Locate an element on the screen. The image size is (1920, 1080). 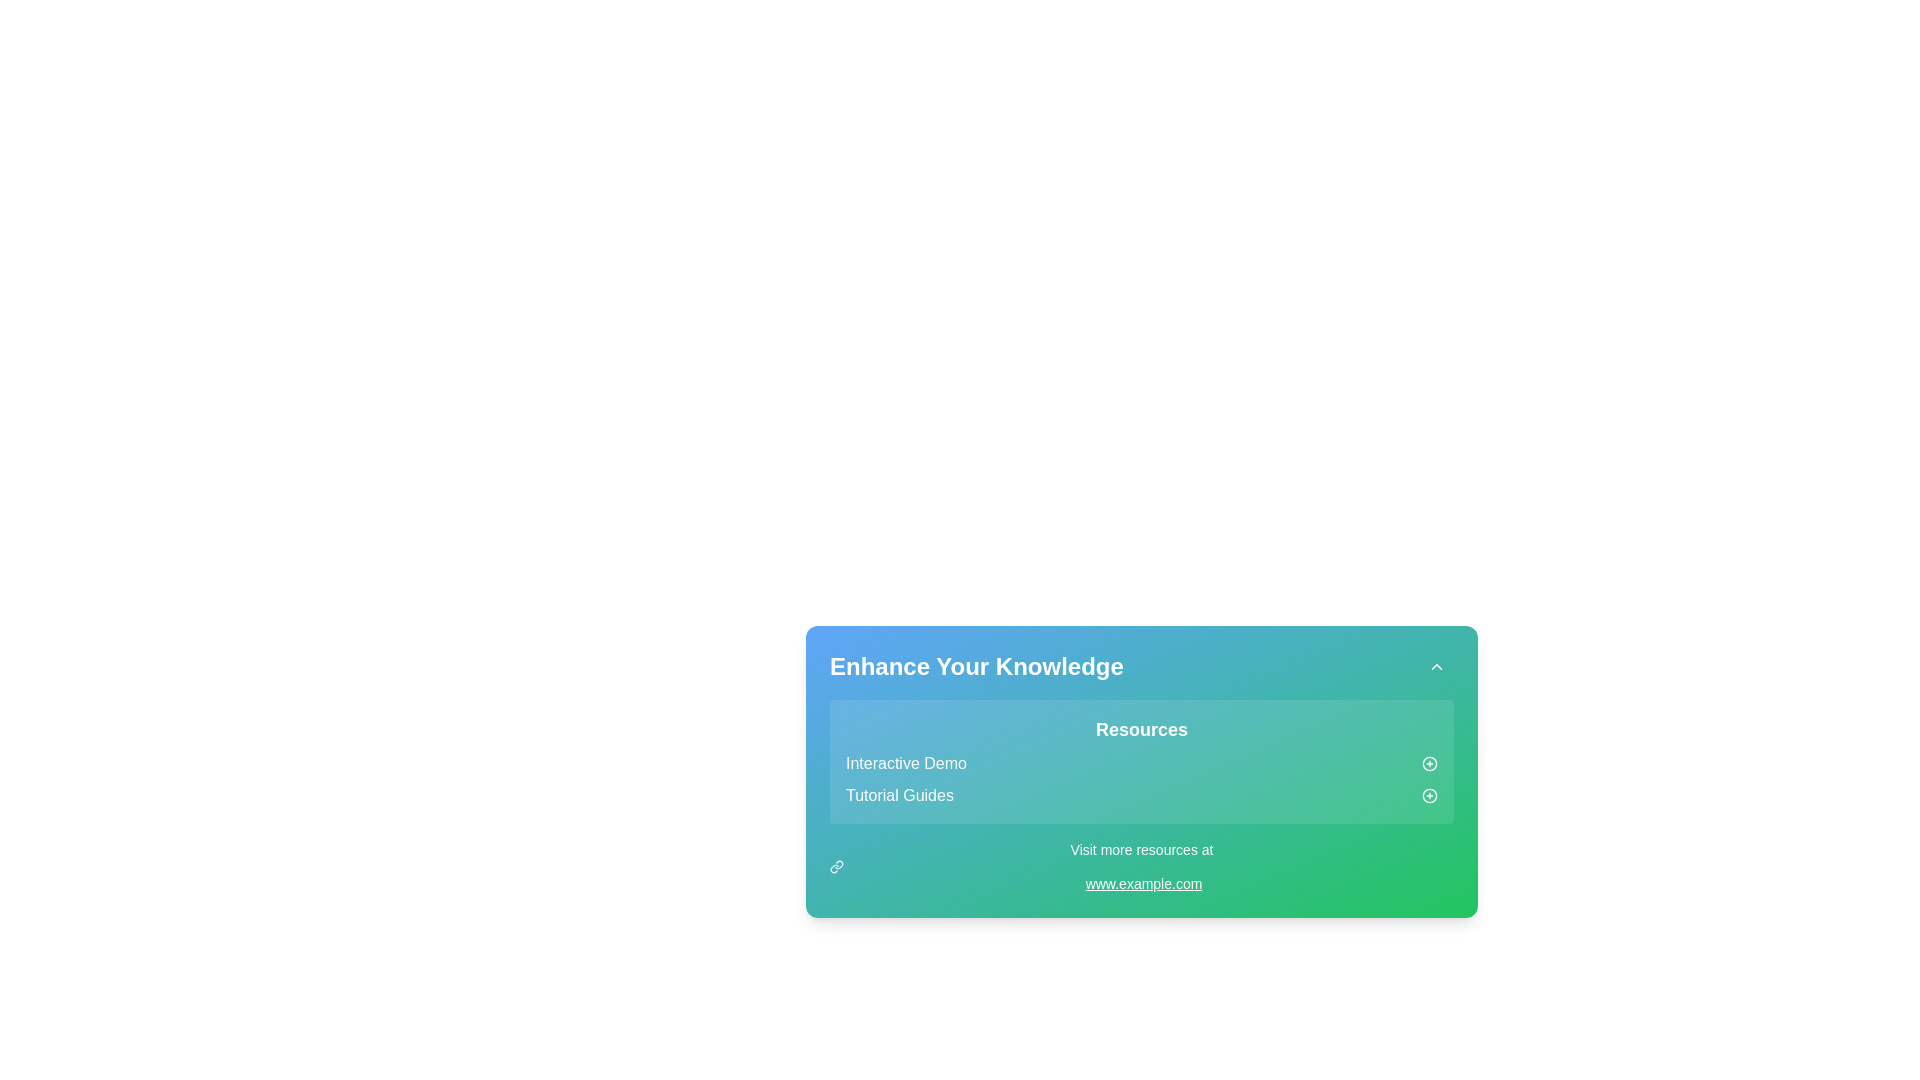
the chevron icon in the upper-right corner of the card component is located at coordinates (1435, 667).